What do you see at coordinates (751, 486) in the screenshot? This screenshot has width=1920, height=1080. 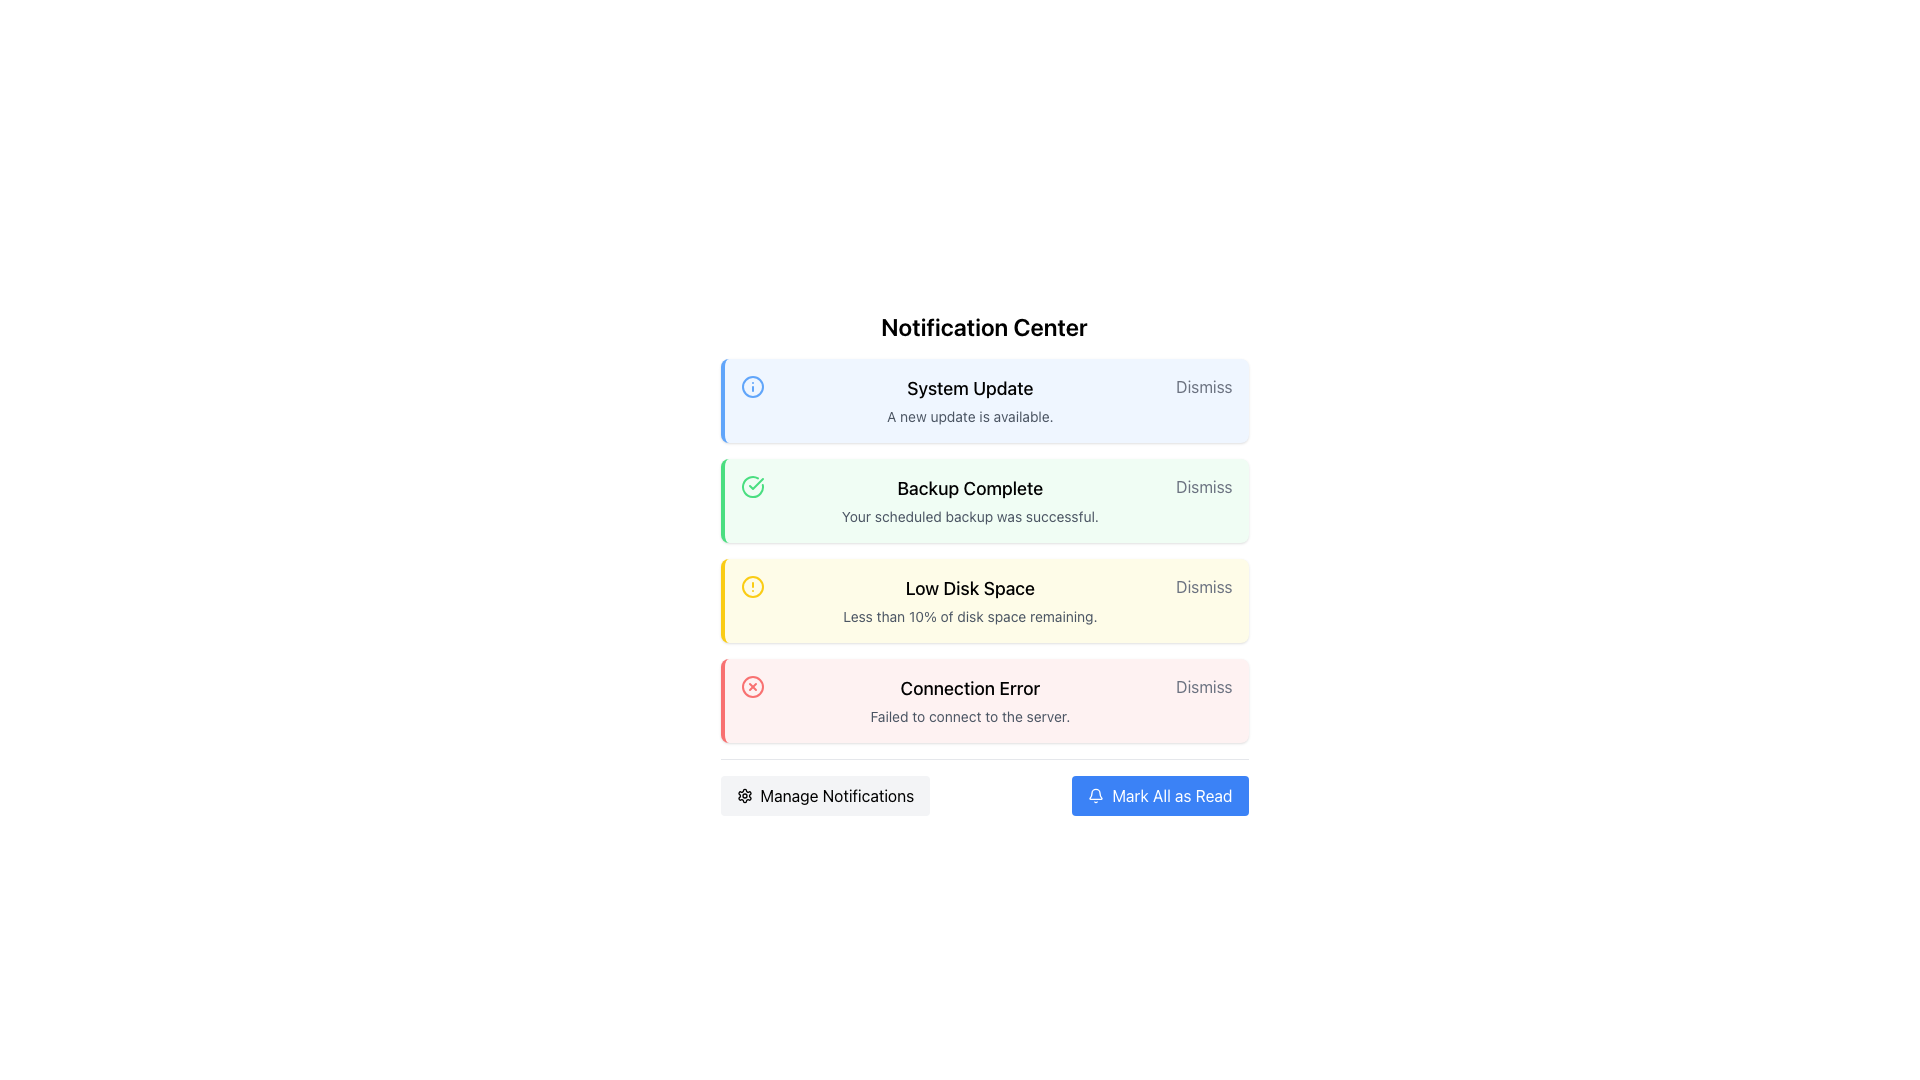 I see `the circular success icon with a green outline and checkmark located within the 'Backup Complete' notification card, positioned to the left of the text` at bounding box center [751, 486].